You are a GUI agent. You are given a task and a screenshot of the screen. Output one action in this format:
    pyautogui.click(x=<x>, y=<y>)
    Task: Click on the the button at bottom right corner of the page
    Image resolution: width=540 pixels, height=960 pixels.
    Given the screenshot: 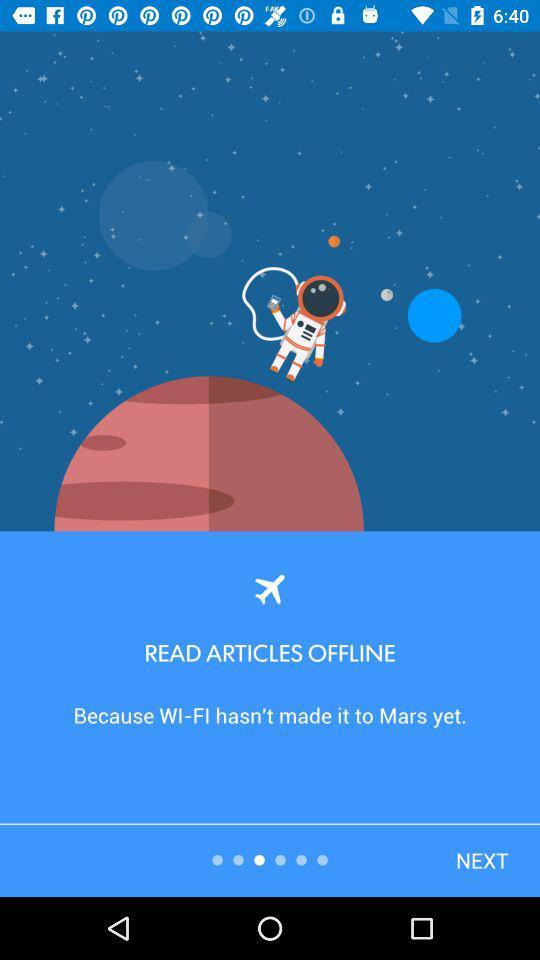 What is the action you would take?
    pyautogui.click(x=486, y=859)
    